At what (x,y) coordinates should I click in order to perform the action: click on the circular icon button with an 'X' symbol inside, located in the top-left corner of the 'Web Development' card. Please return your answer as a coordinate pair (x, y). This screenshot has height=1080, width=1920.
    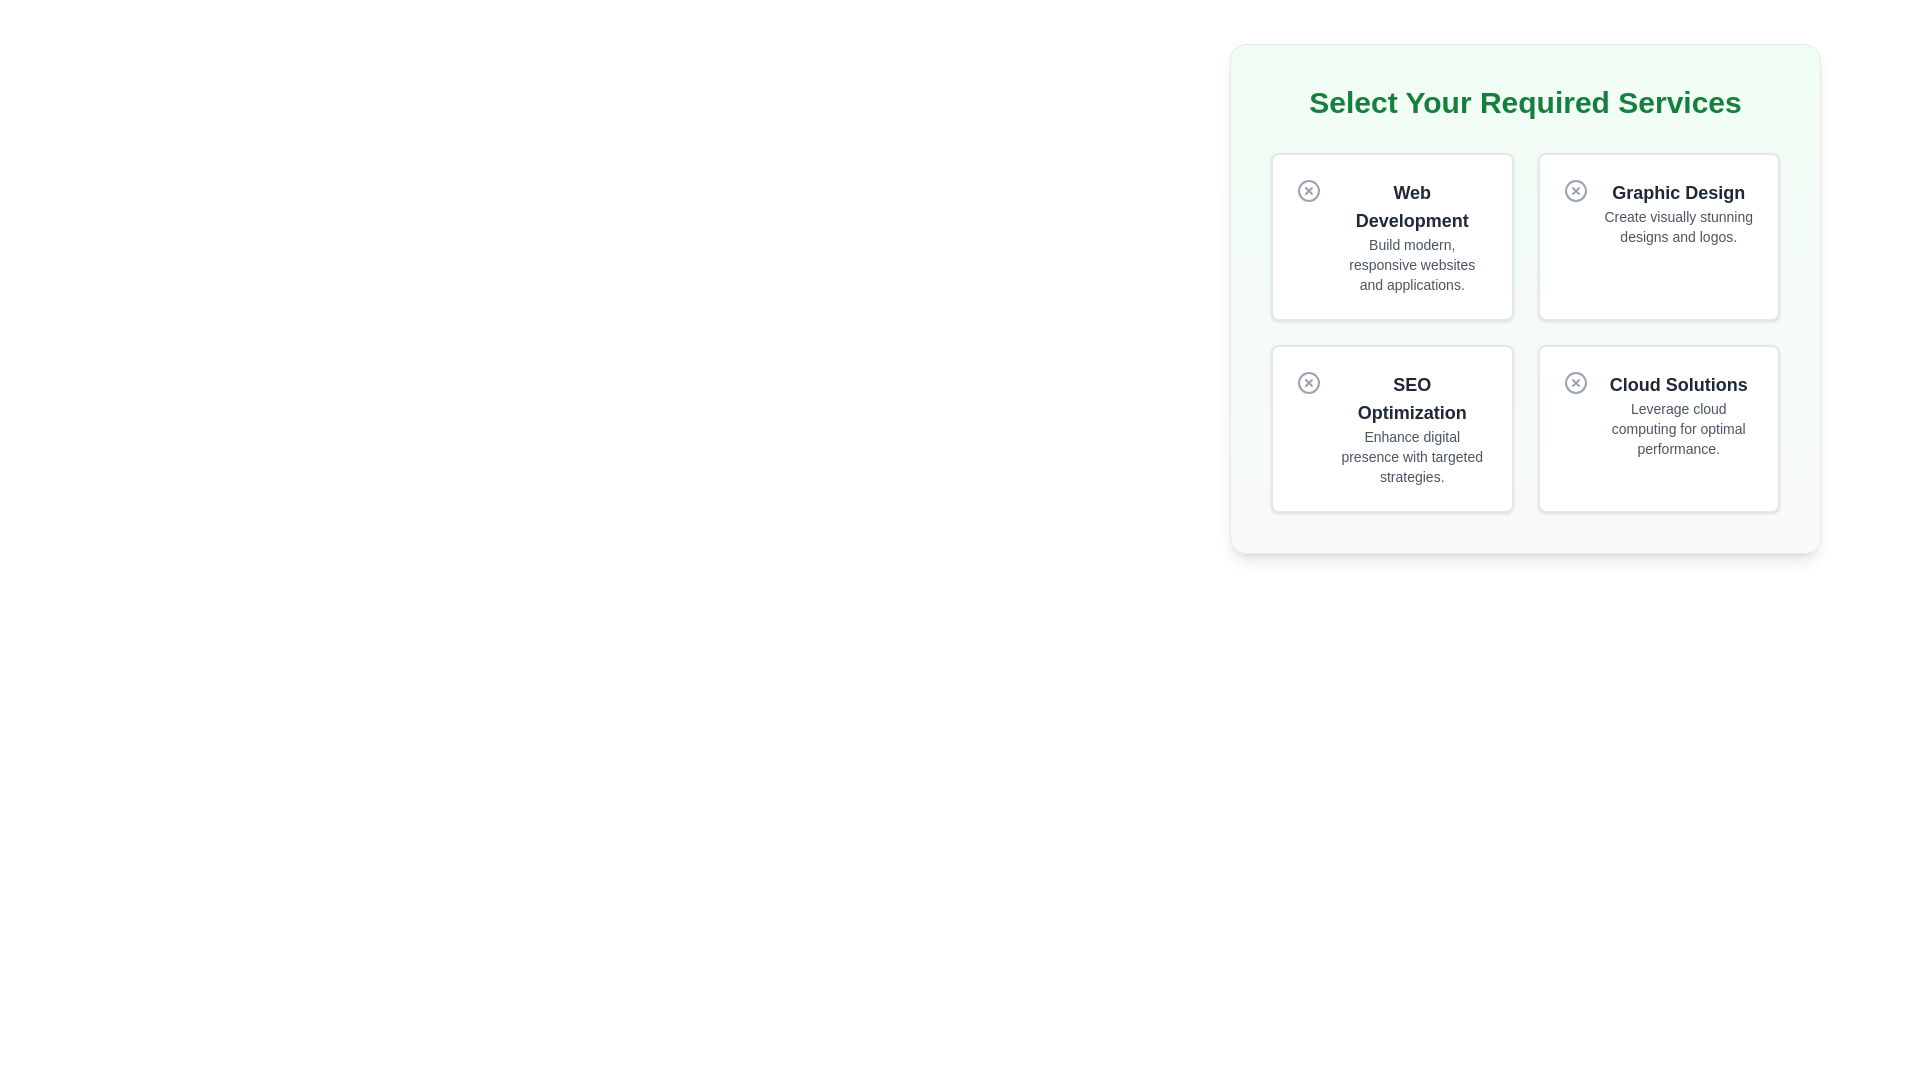
    Looking at the image, I should click on (1309, 191).